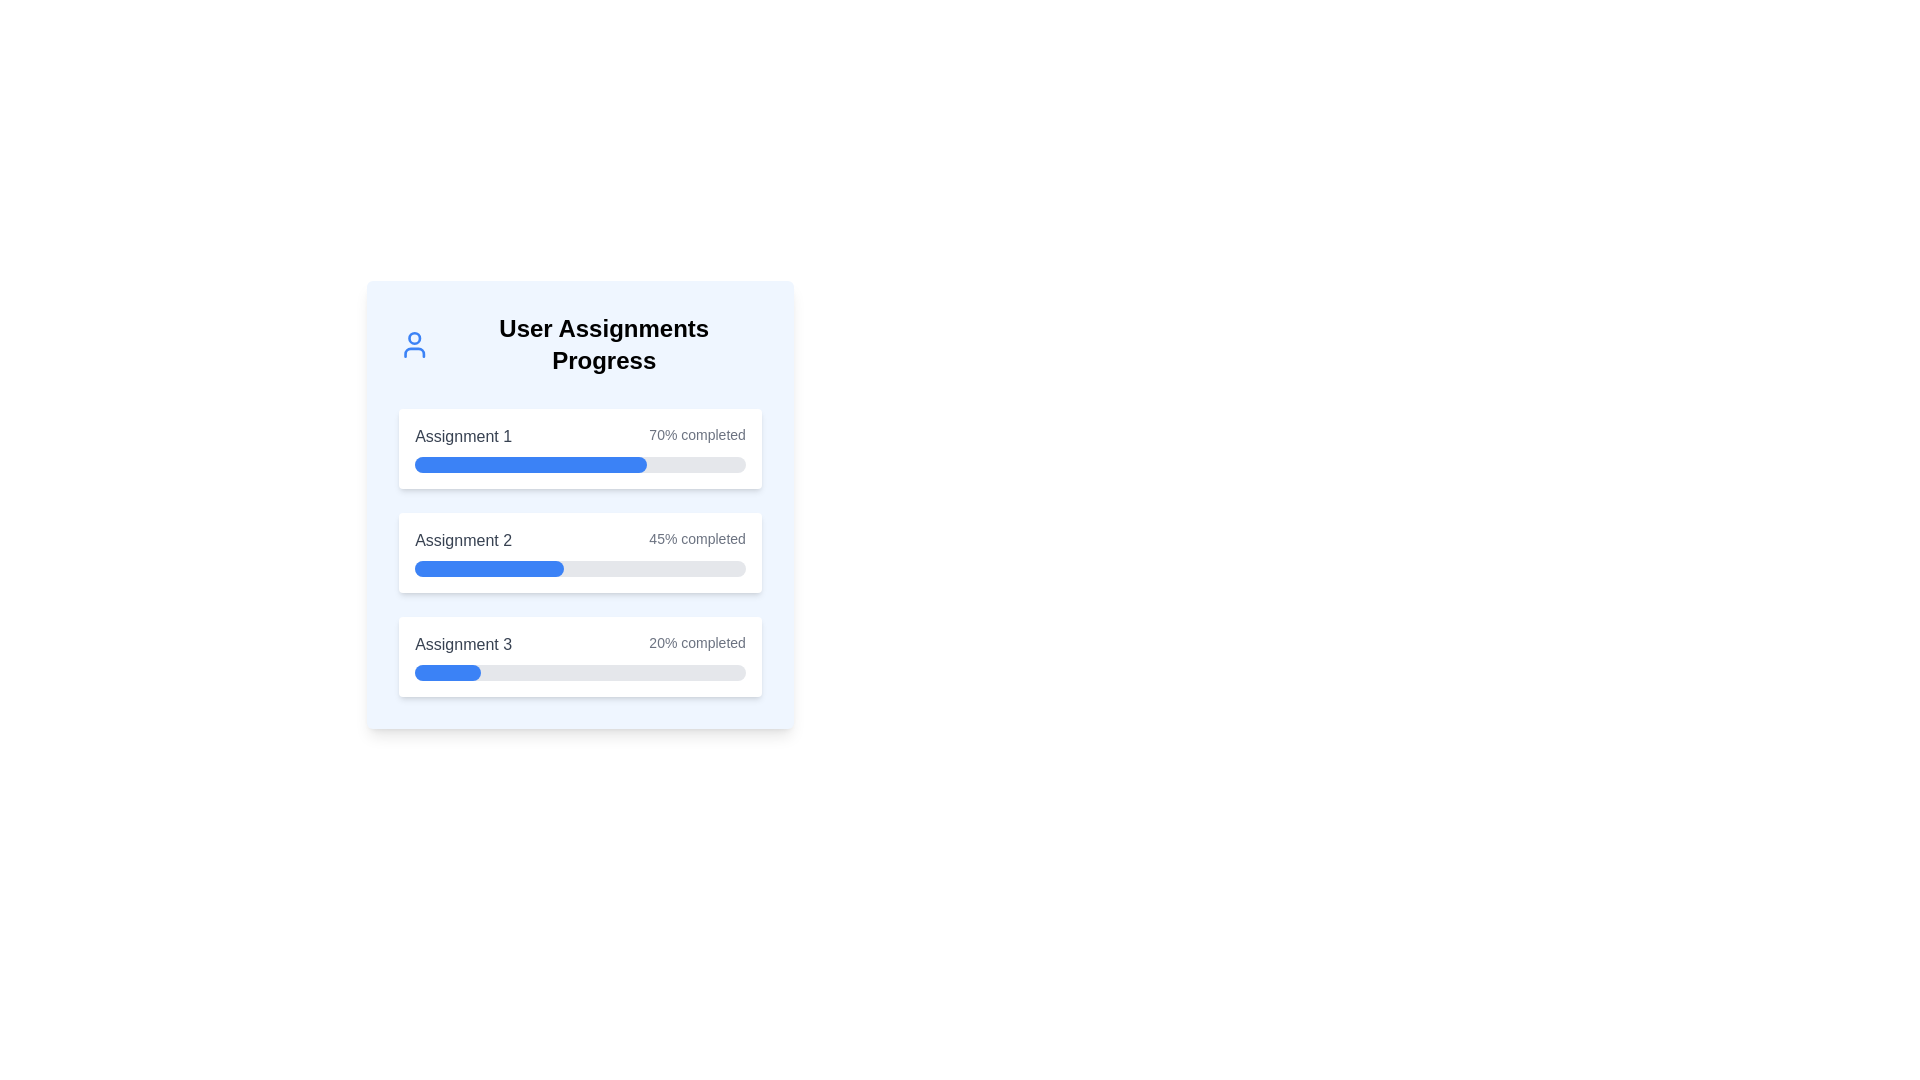 The image size is (1920, 1080). What do you see at coordinates (579, 465) in the screenshot?
I see `the progress visually on the horizontal progress bar styled with a rounded, gray background and a blue-filled portion indicating progress, located below the 'Assignment 1' text and '70% completed' label` at bounding box center [579, 465].